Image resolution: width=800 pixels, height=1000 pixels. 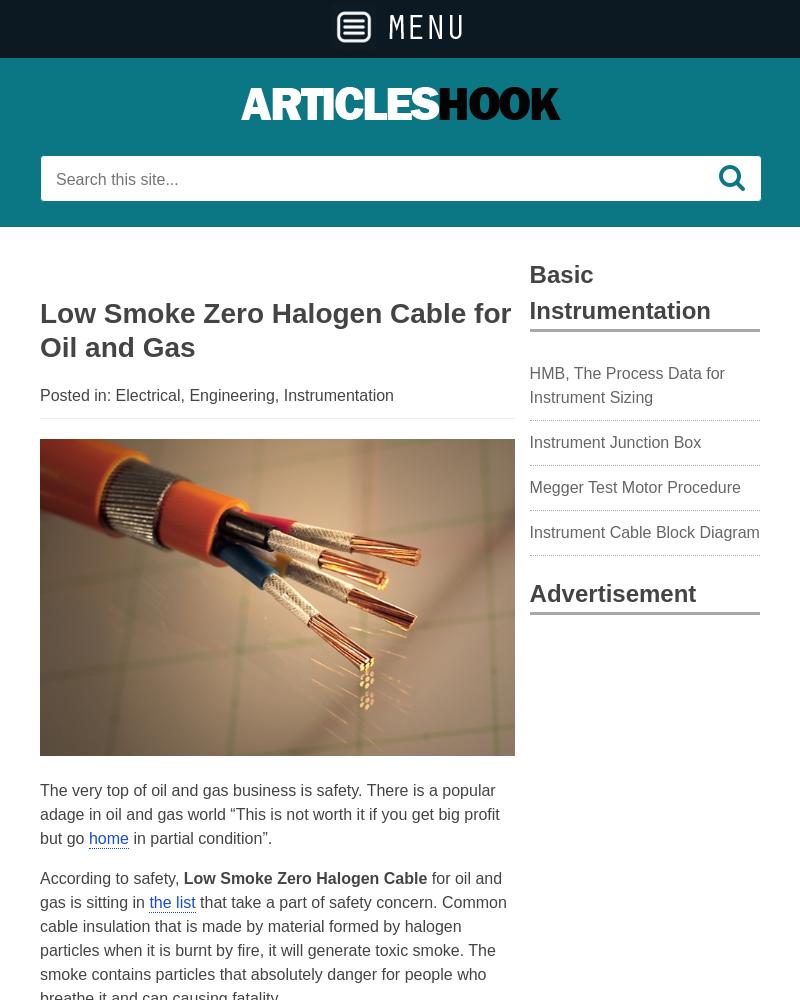 What do you see at coordinates (303, 878) in the screenshot?
I see `'Low Smoke Zero Halogen Cable'` at bounding box center [303, 878].